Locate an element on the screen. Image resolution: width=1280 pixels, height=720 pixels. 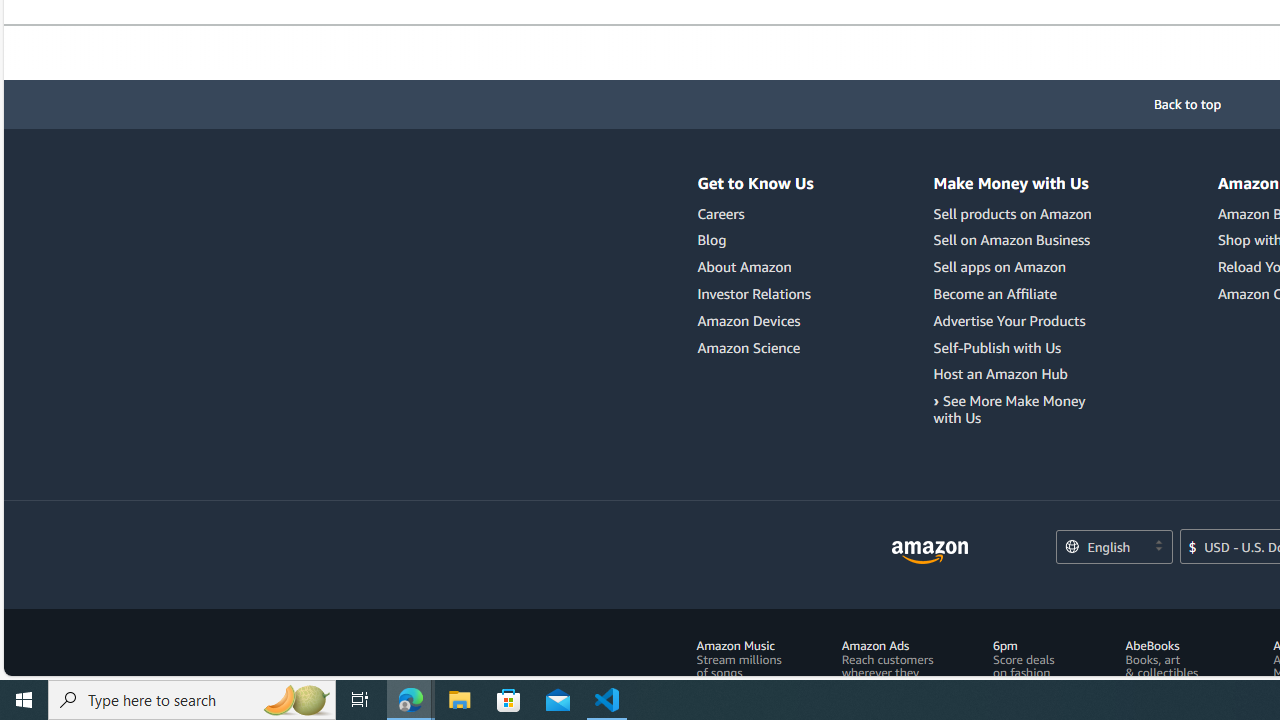
'About Amazon' is located at coordinates (743, 266).